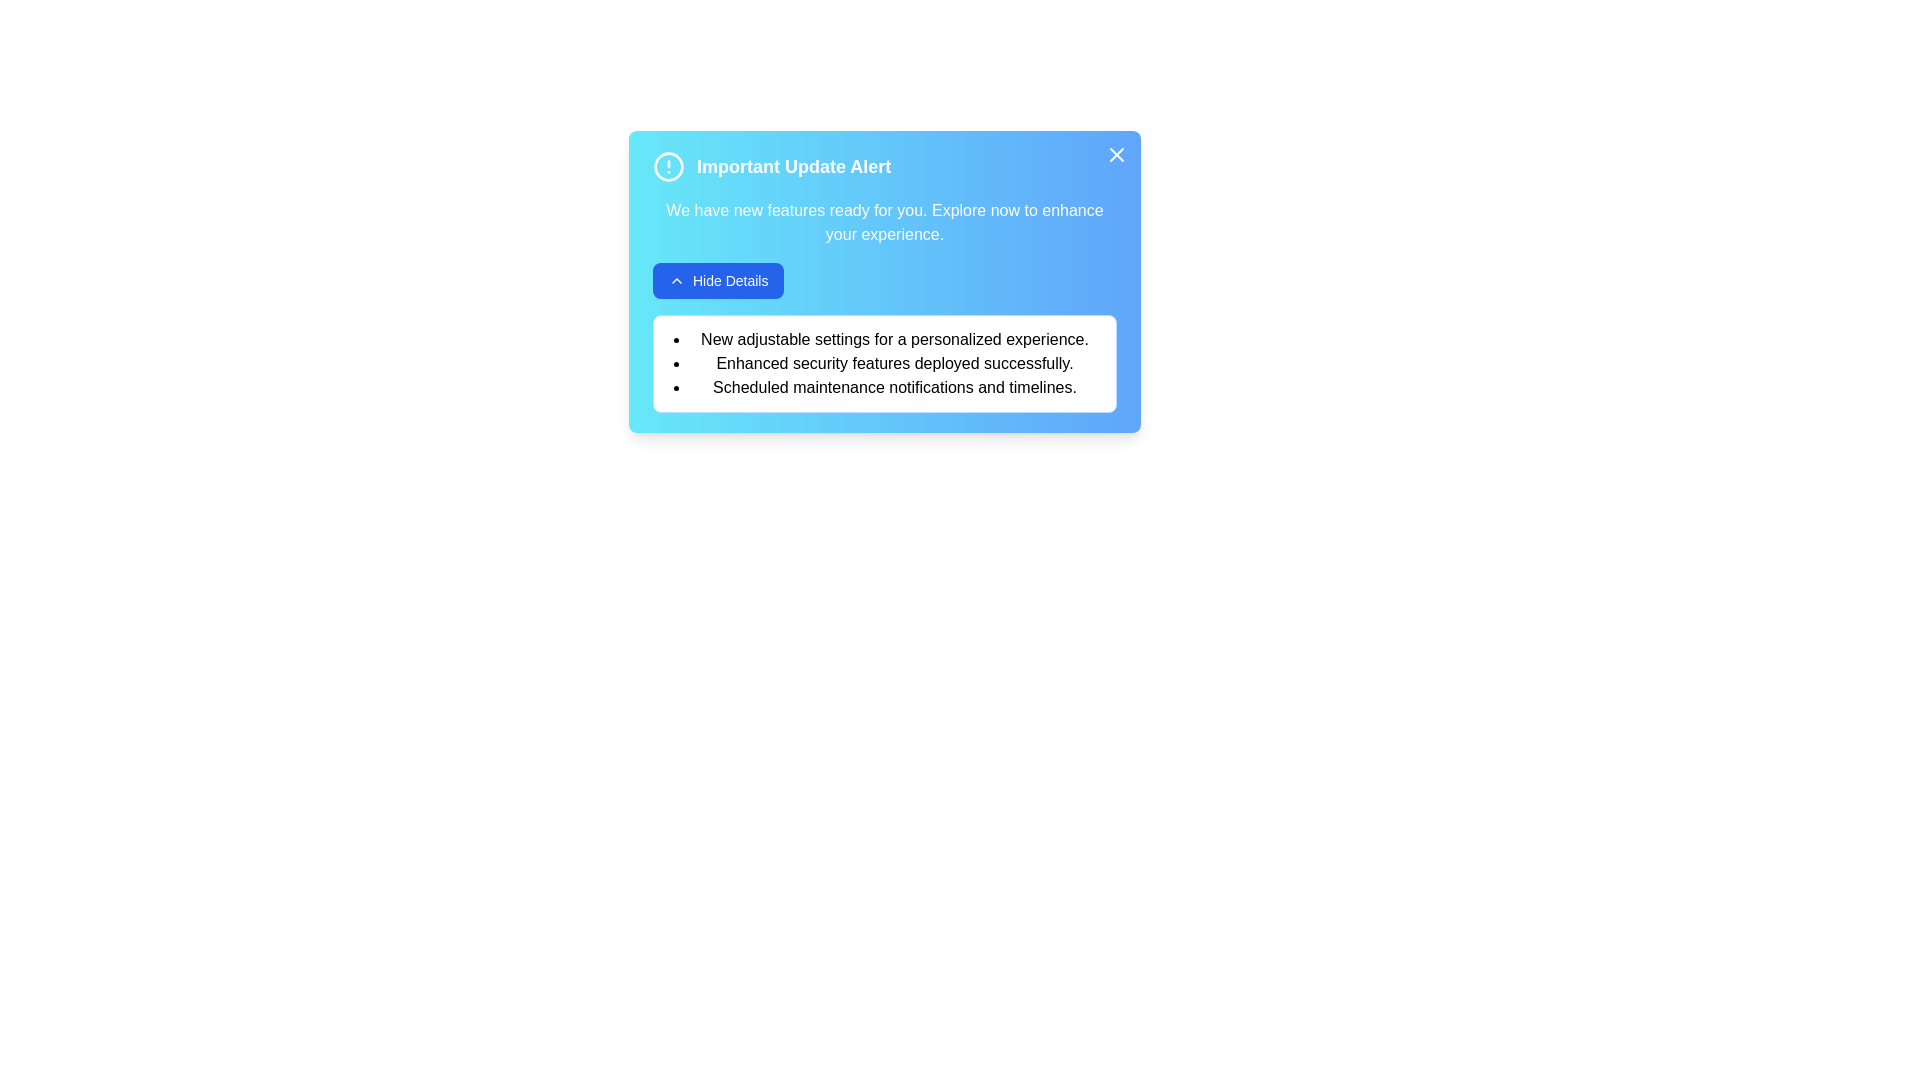  I want to click on the 'Hide Details' button to toggle the visibility of the additional information, so click(718, 281).